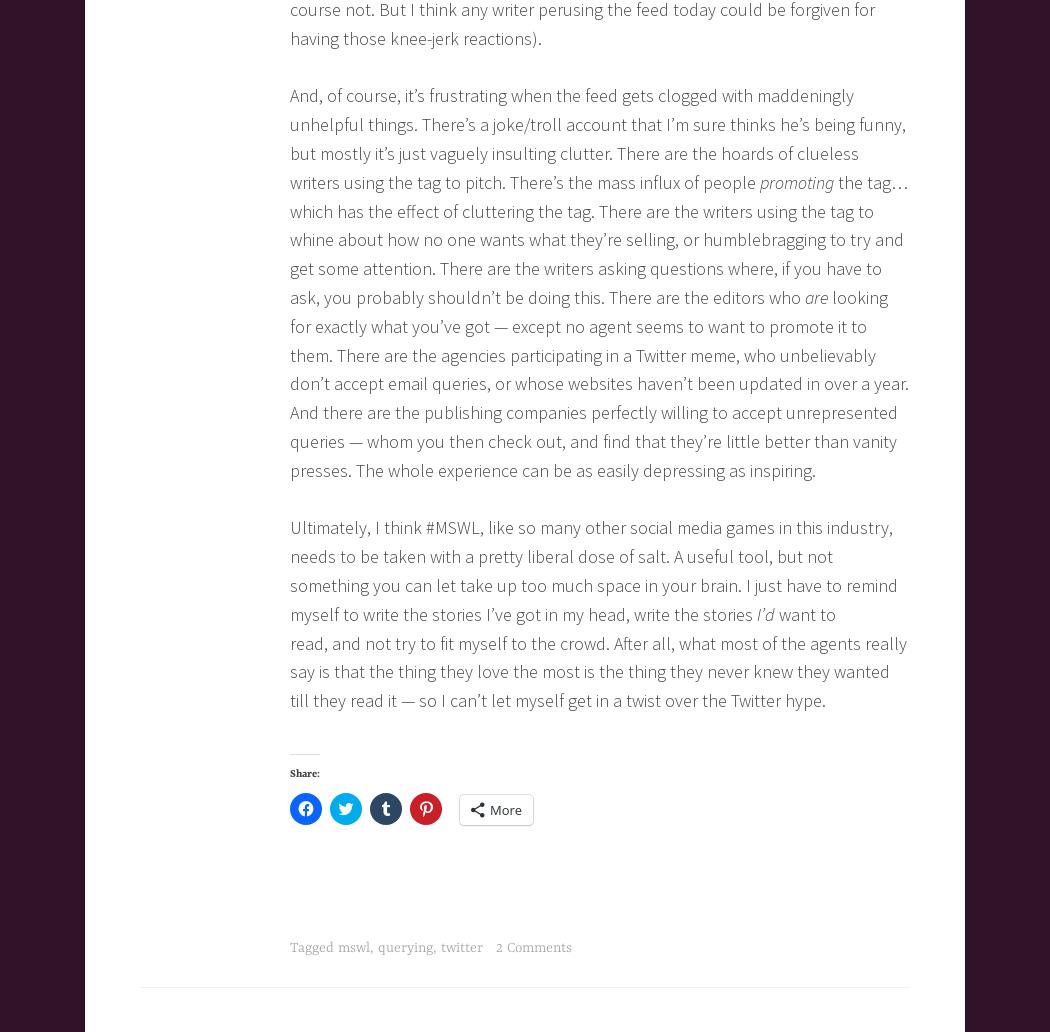 The width and height of the screenshot is (1050, 1032). Describe the element at coordinates (795, 180) in the screenshot. I see `'promoting'` at that location.